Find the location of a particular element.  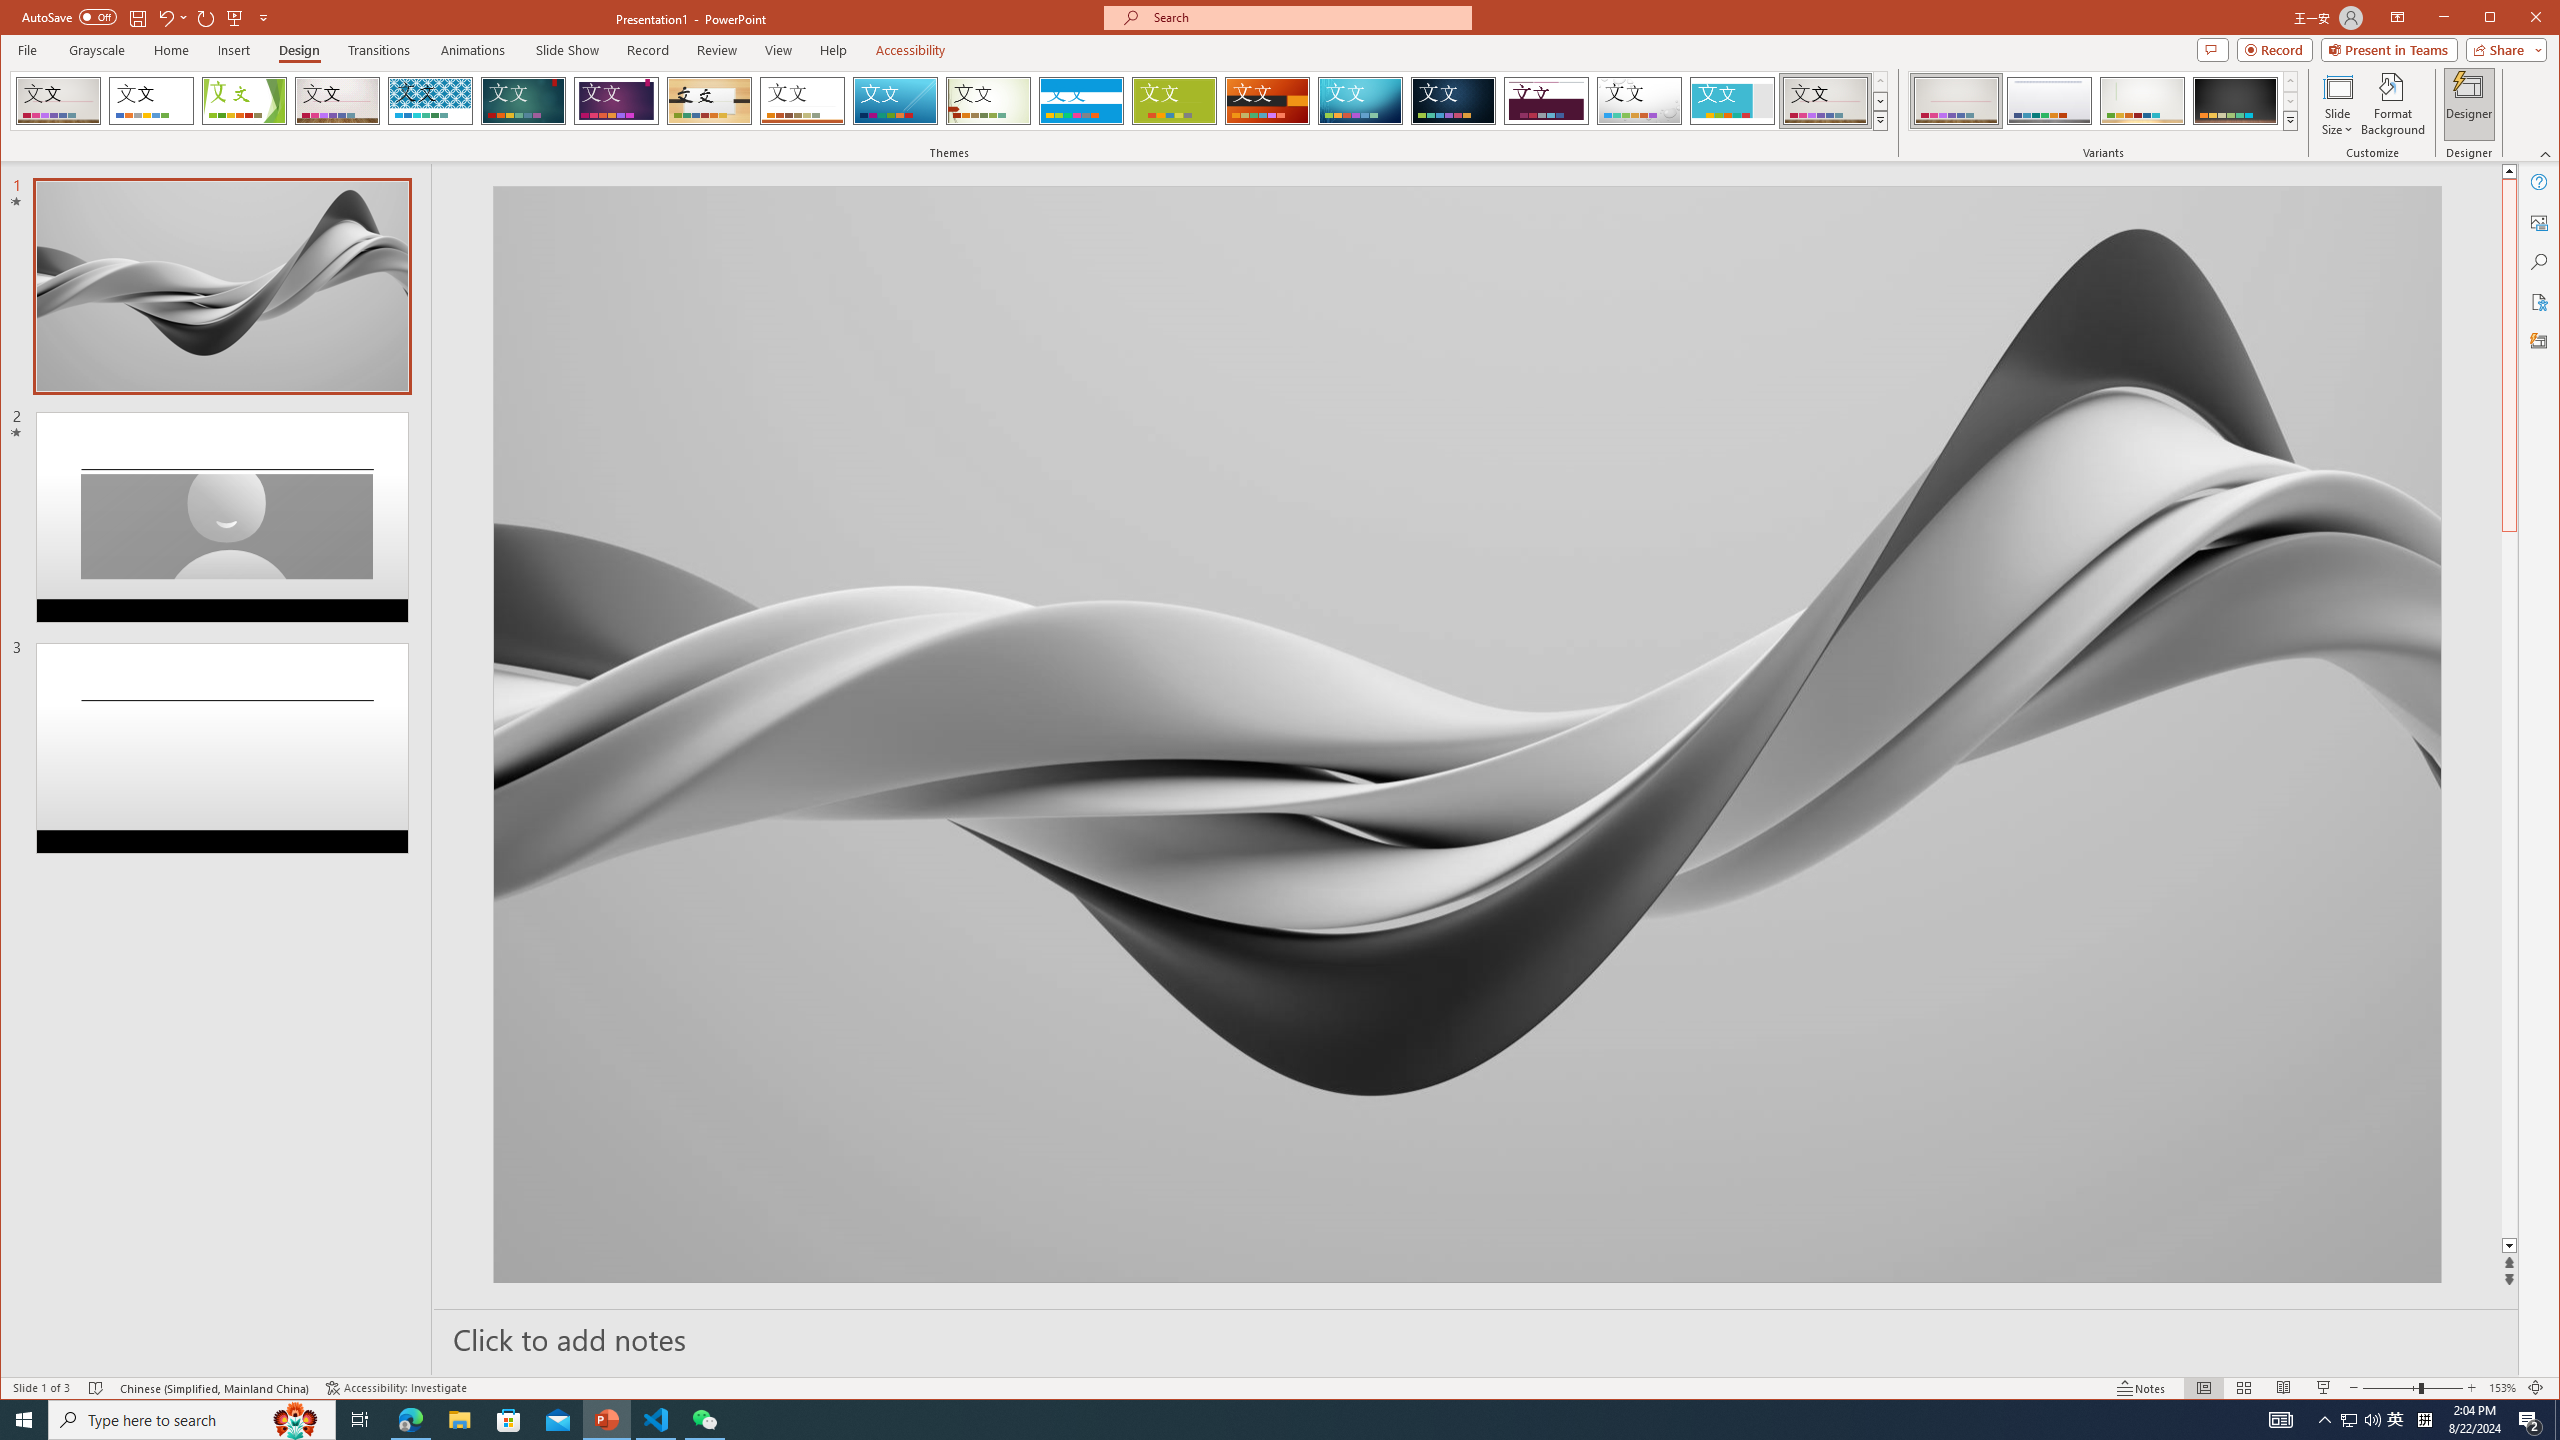

'Basis' is located at coordinates (1174, 100).